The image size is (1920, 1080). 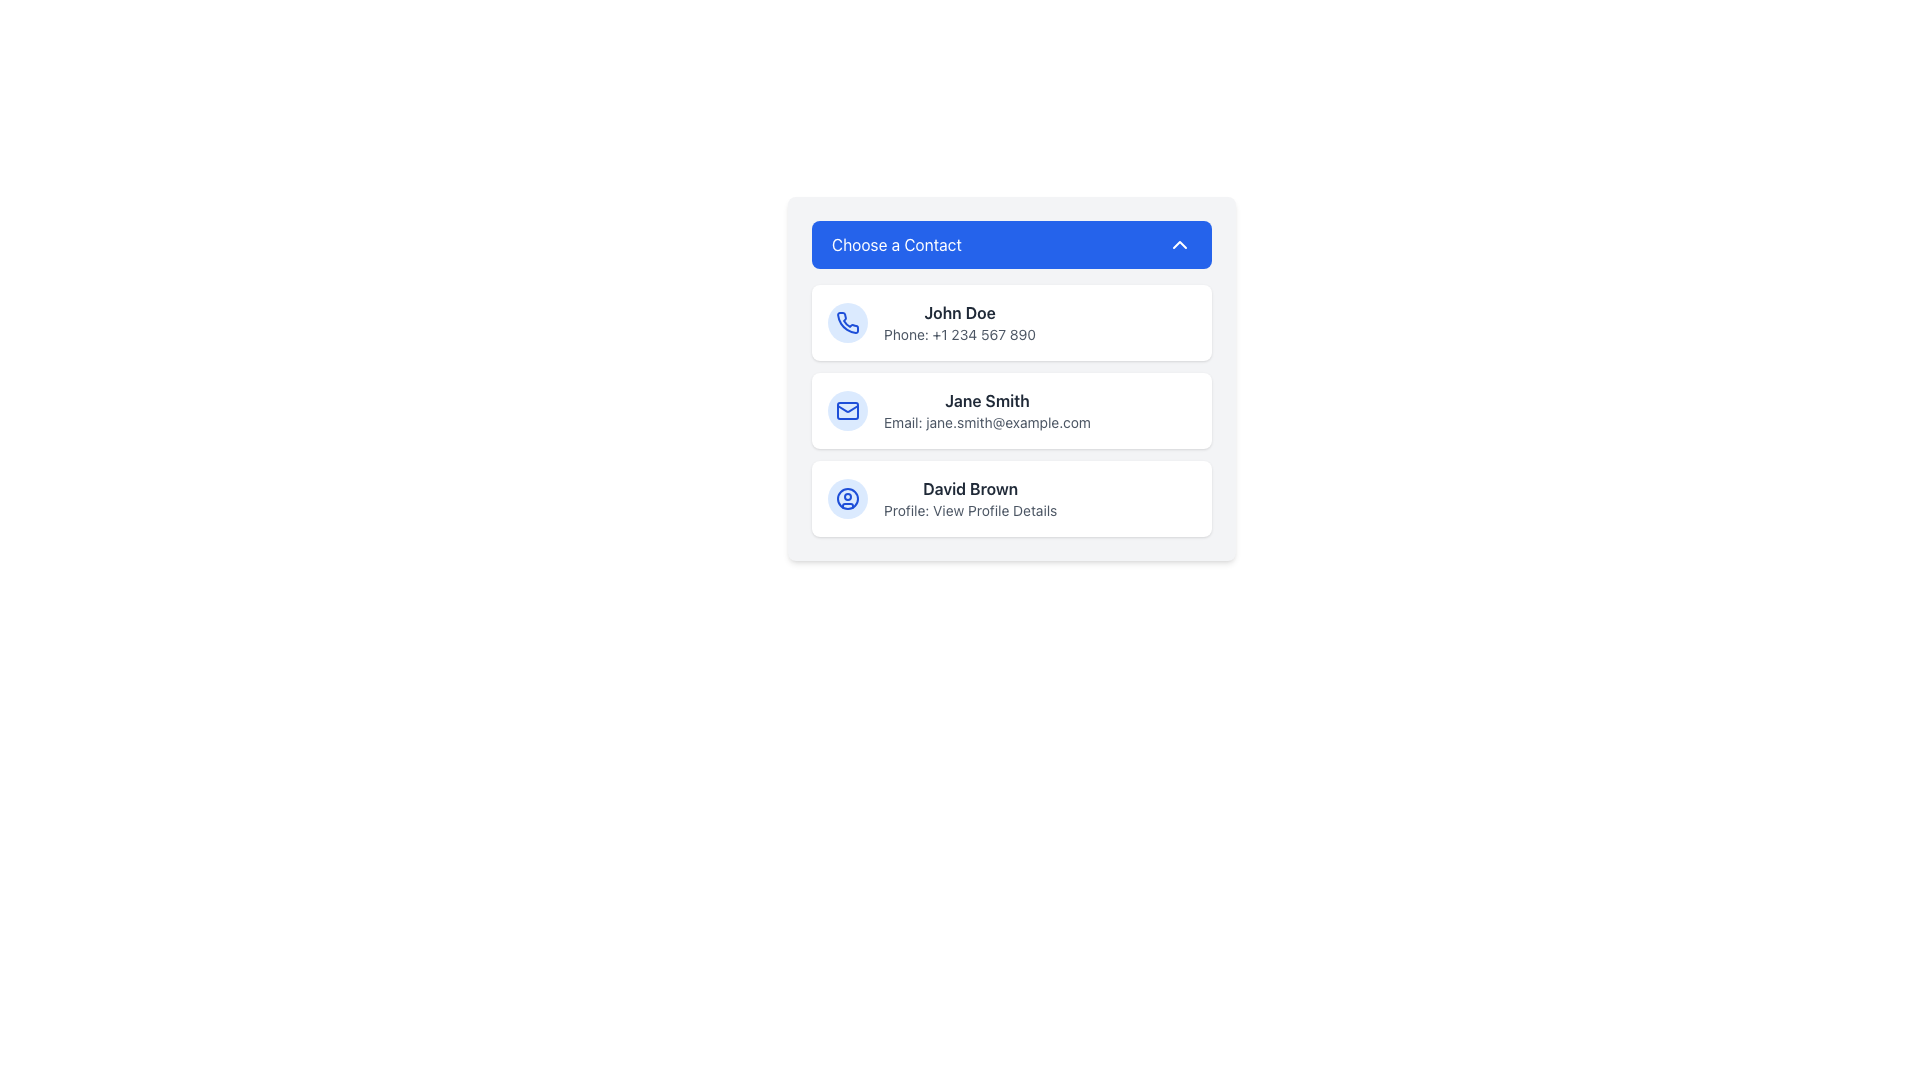 What do you see at coordinates (970, 489) in the screenshot?
I see `the text label displaying the name 'David Brown' which is located at the top of the contact's informational card` at bounding box center [970, 489].